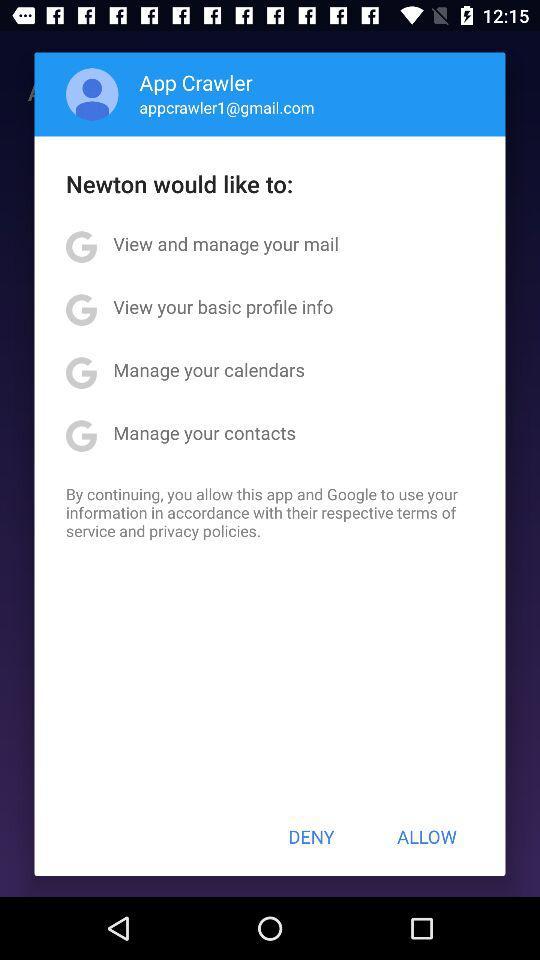  I want to click on item at the bottom, so click(311, 836).